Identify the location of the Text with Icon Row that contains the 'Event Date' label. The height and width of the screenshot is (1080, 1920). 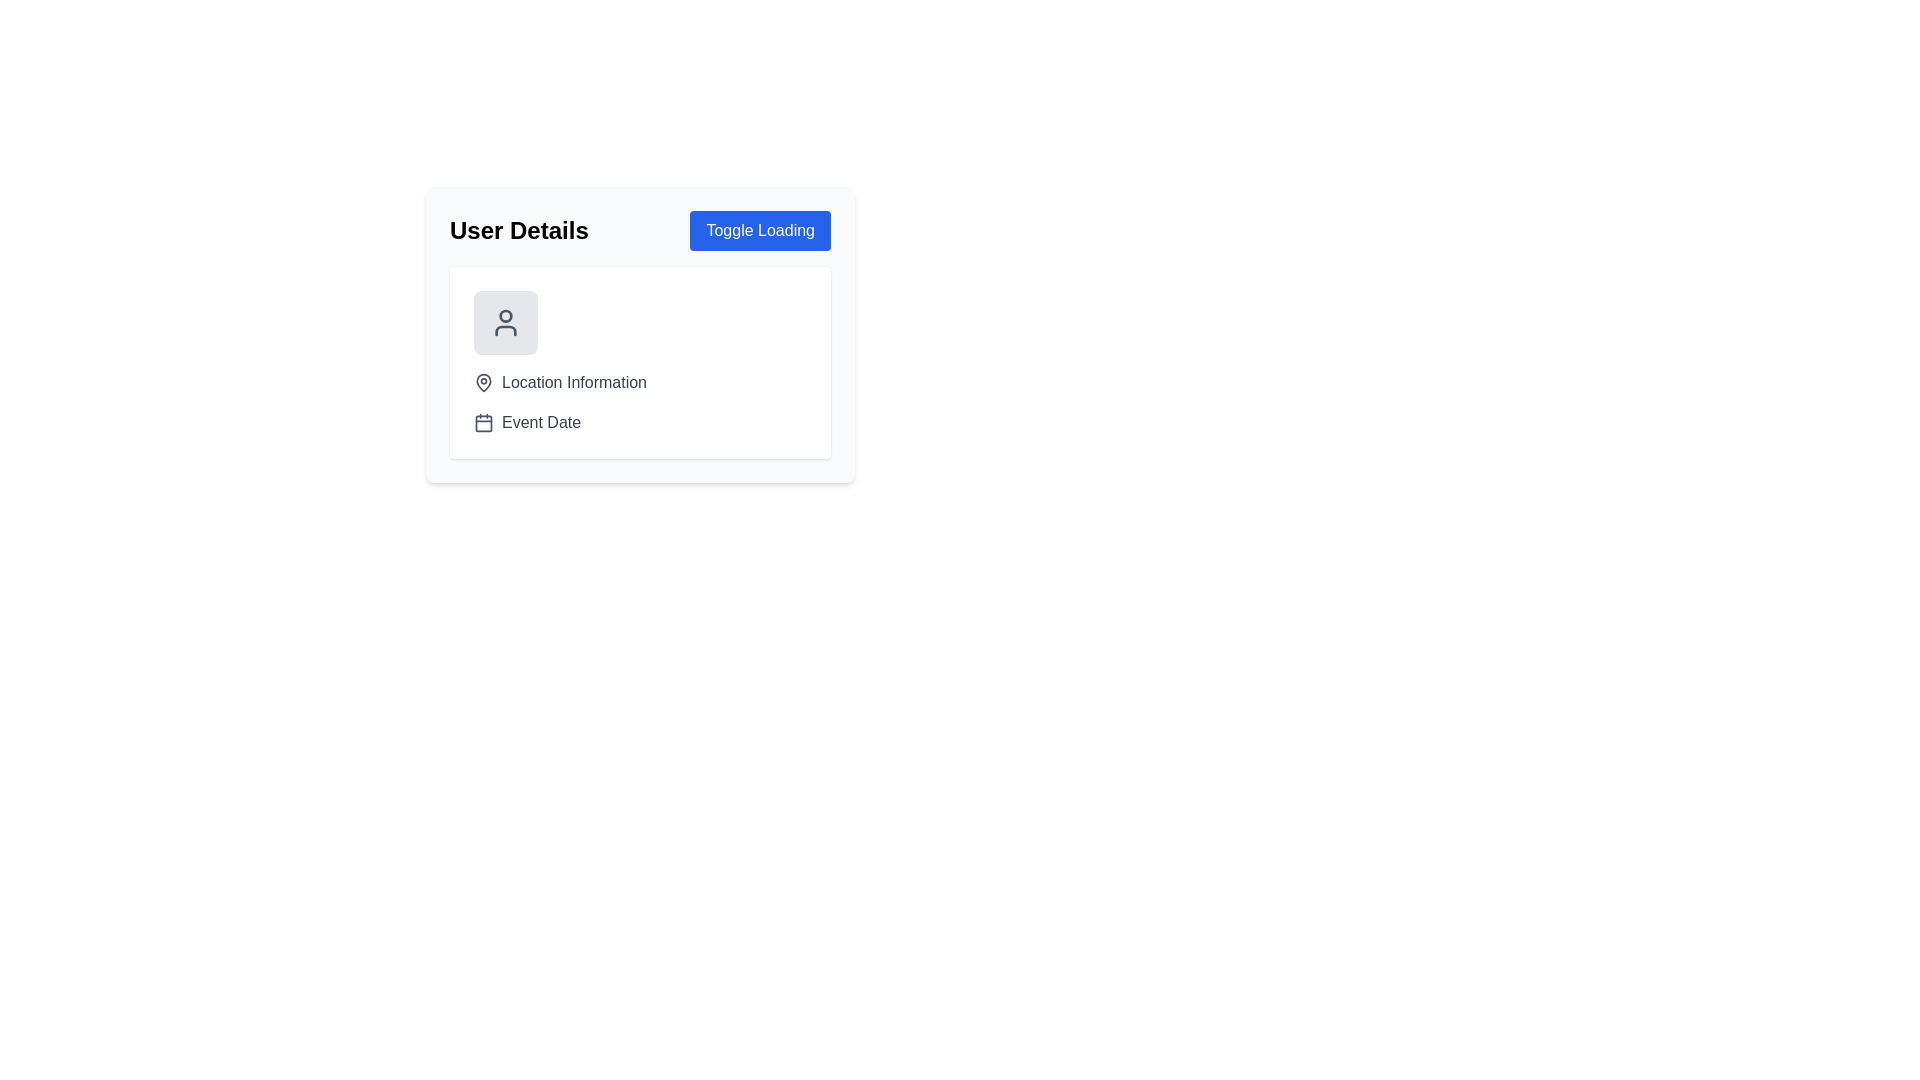
(640, 422).